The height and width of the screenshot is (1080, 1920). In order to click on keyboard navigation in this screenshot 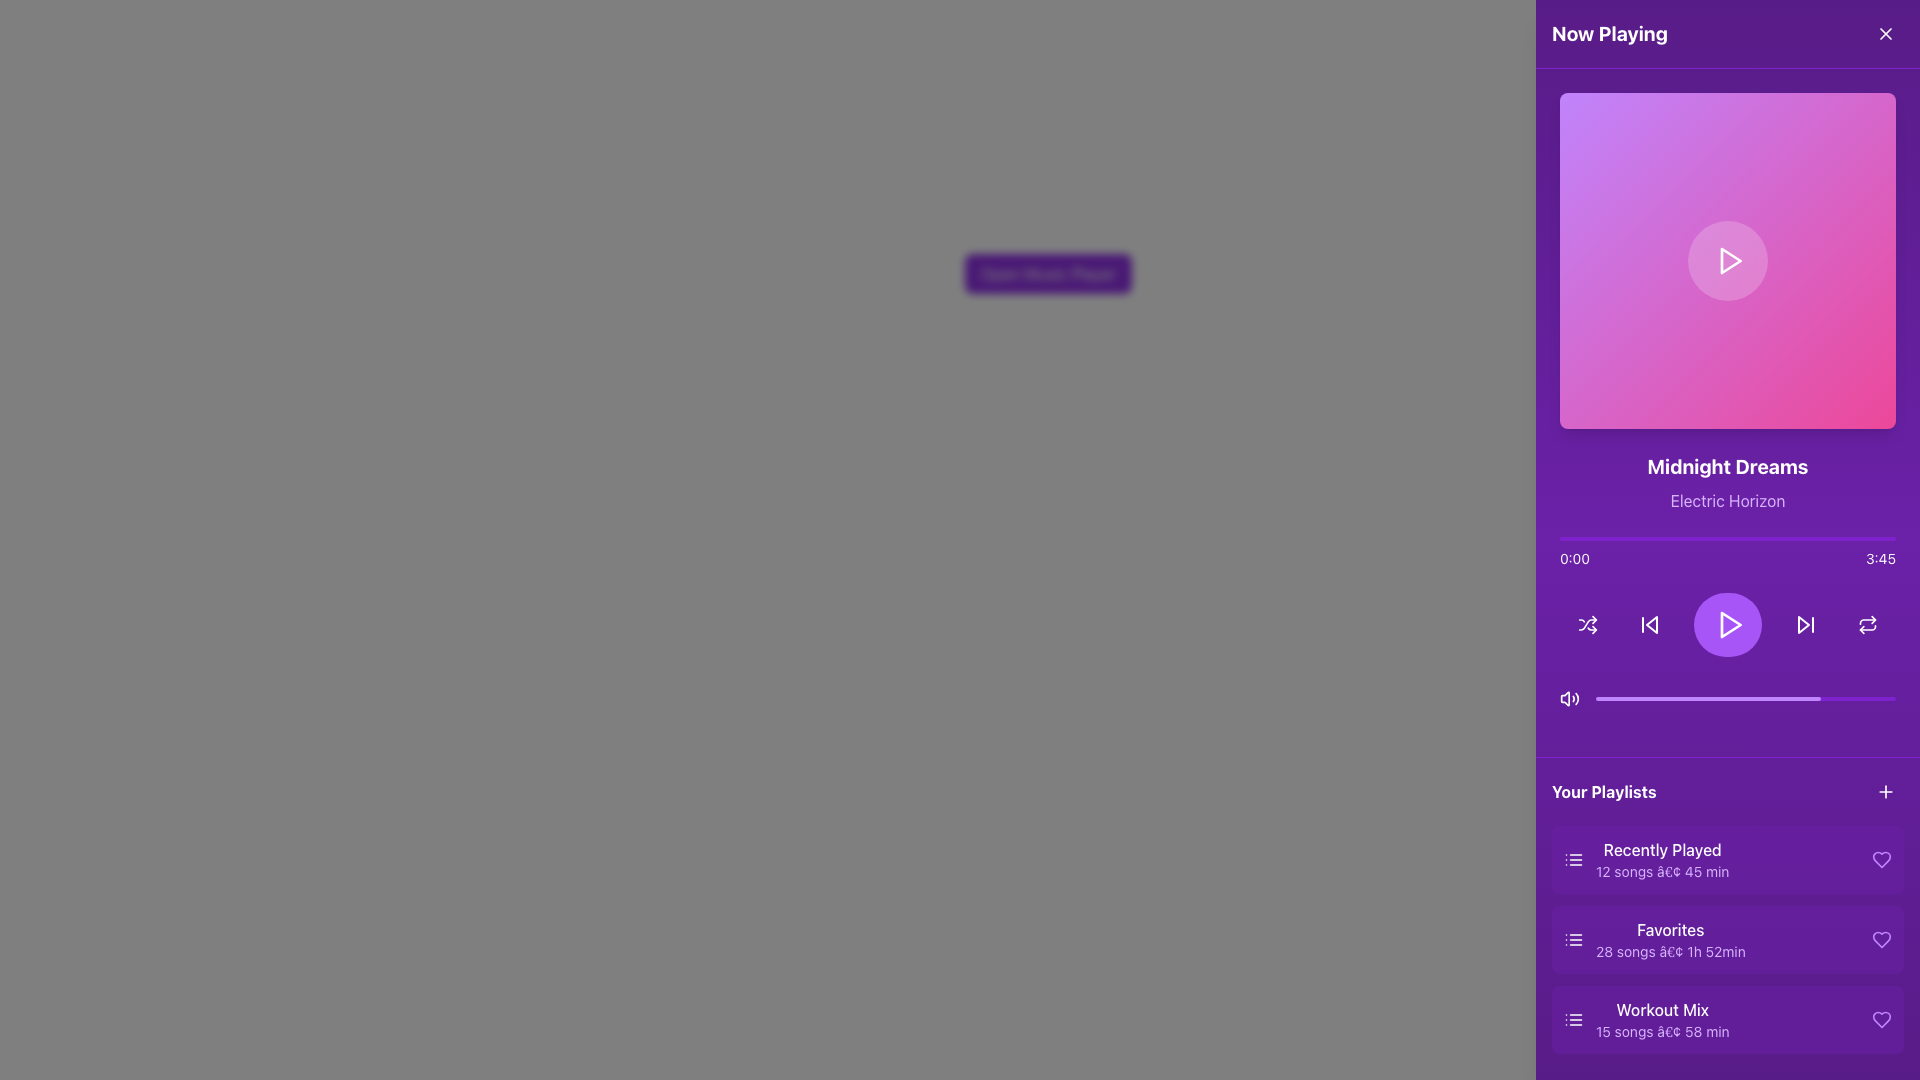, I will do `click(1727, 940)`.